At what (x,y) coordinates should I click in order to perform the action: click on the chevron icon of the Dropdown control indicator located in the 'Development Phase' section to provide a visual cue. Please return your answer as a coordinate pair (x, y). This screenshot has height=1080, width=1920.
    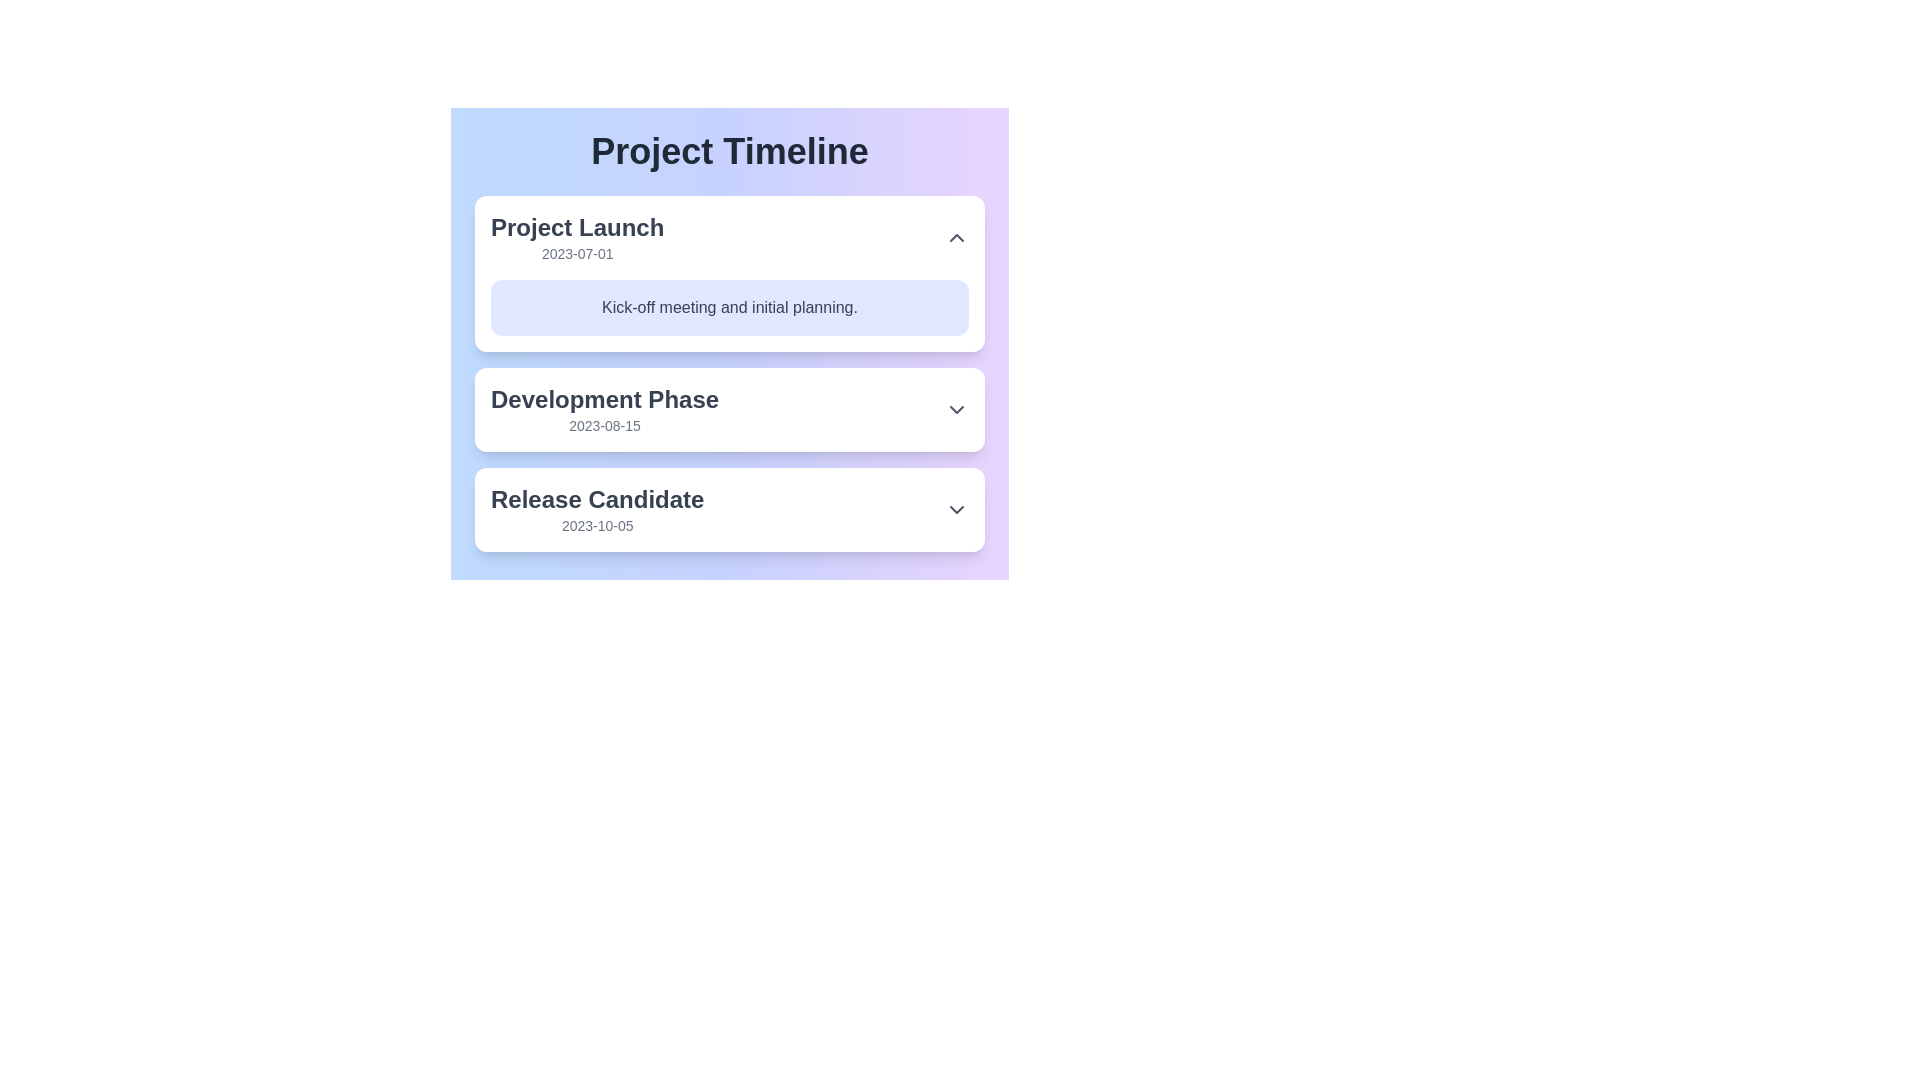
    Looking at the image, I should click on (955, 408).